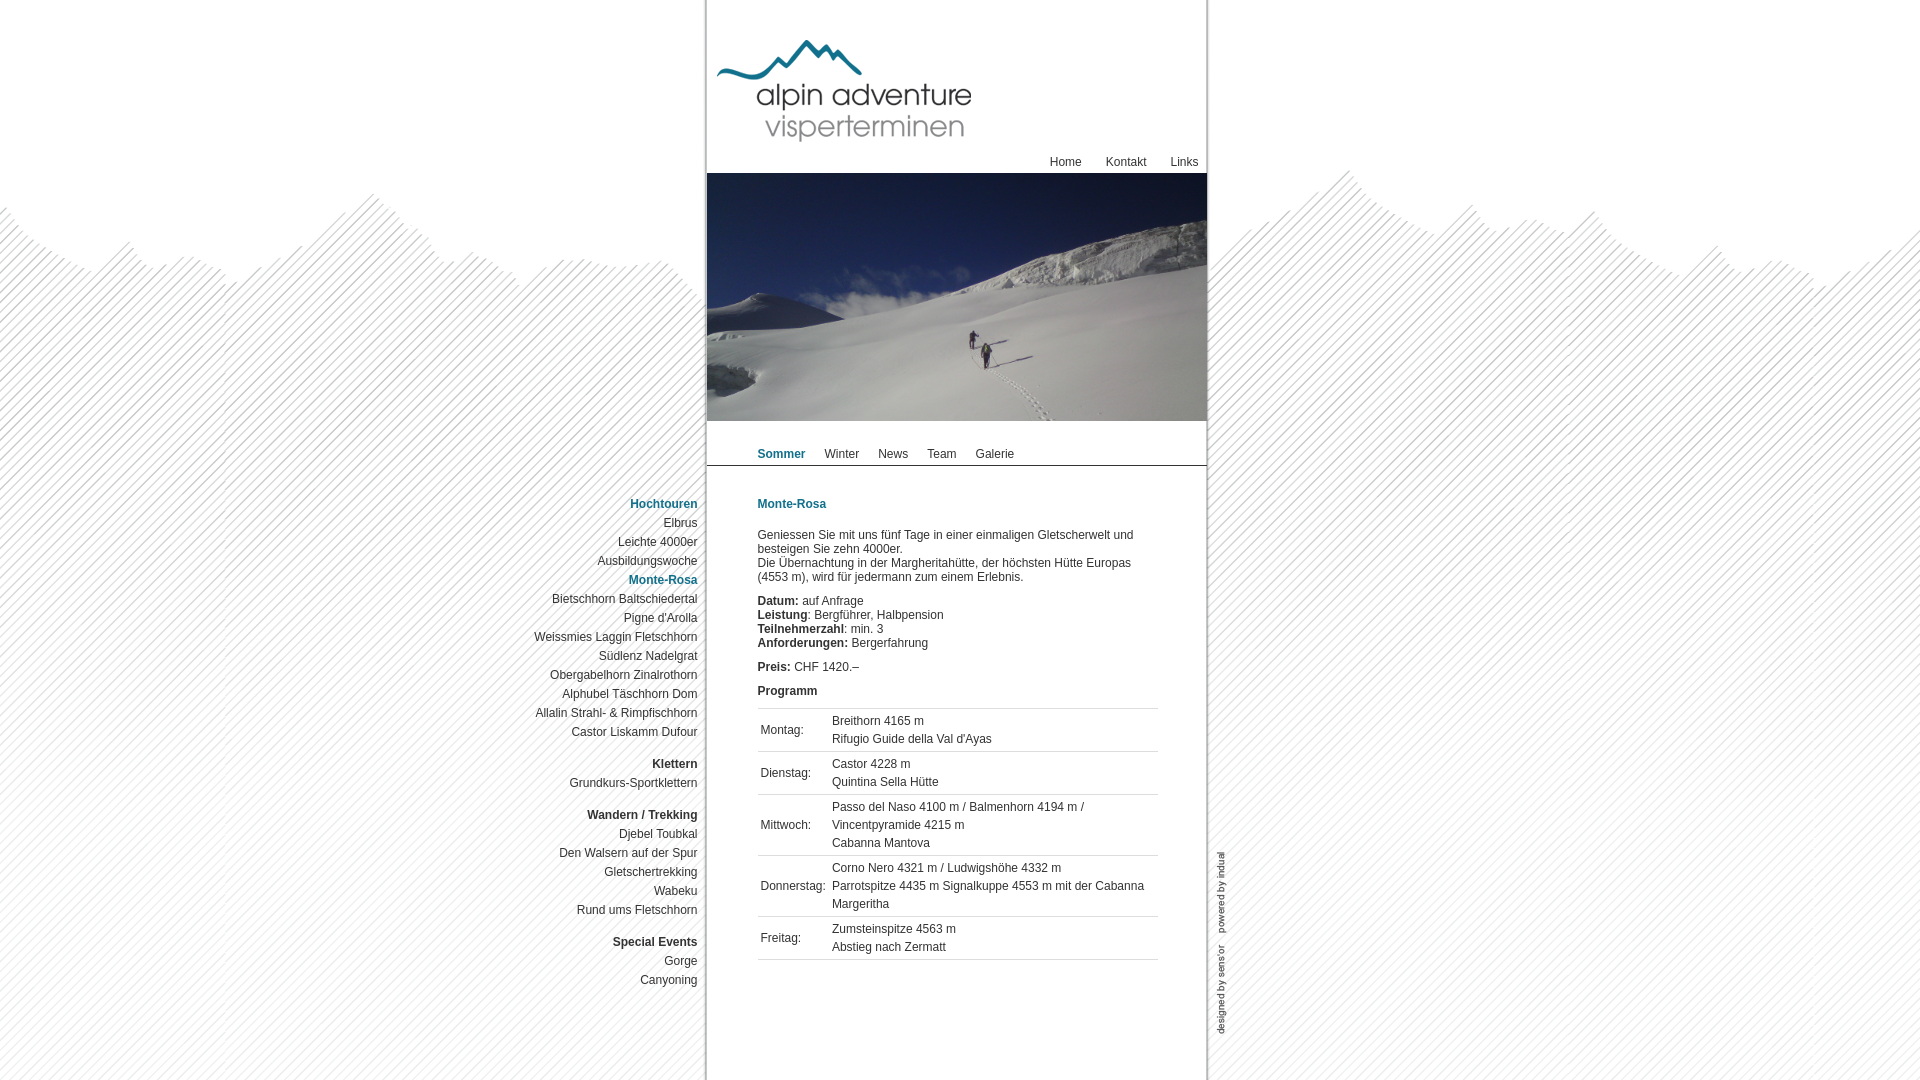 The image size is (1920, 1080). I want to click on 'Castor Liskamm Dufour', so click(609, 732).